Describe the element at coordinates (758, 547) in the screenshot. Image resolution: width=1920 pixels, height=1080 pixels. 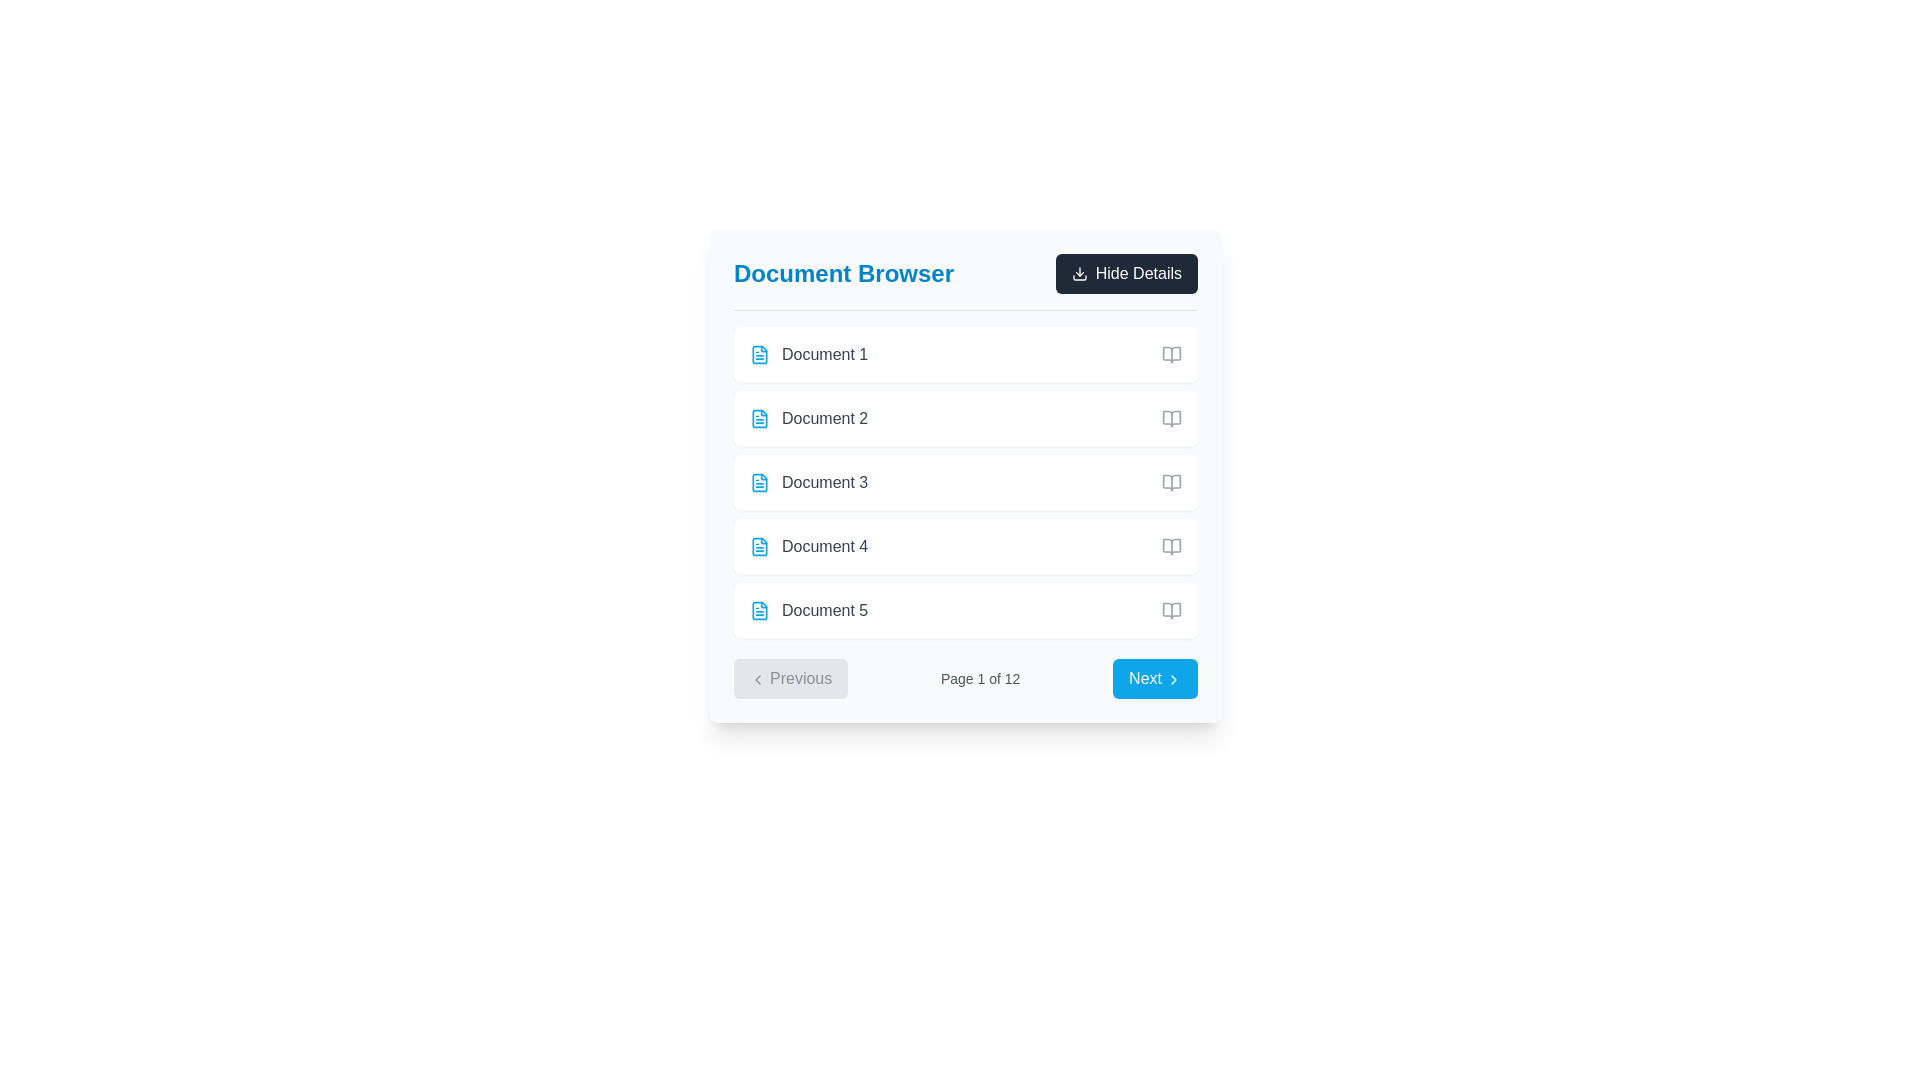
I see `the small blue document icon with a folded corner located in the left part of the fourth row in the Document Browser, adjacent to the text label 'Document 4'` at that location.